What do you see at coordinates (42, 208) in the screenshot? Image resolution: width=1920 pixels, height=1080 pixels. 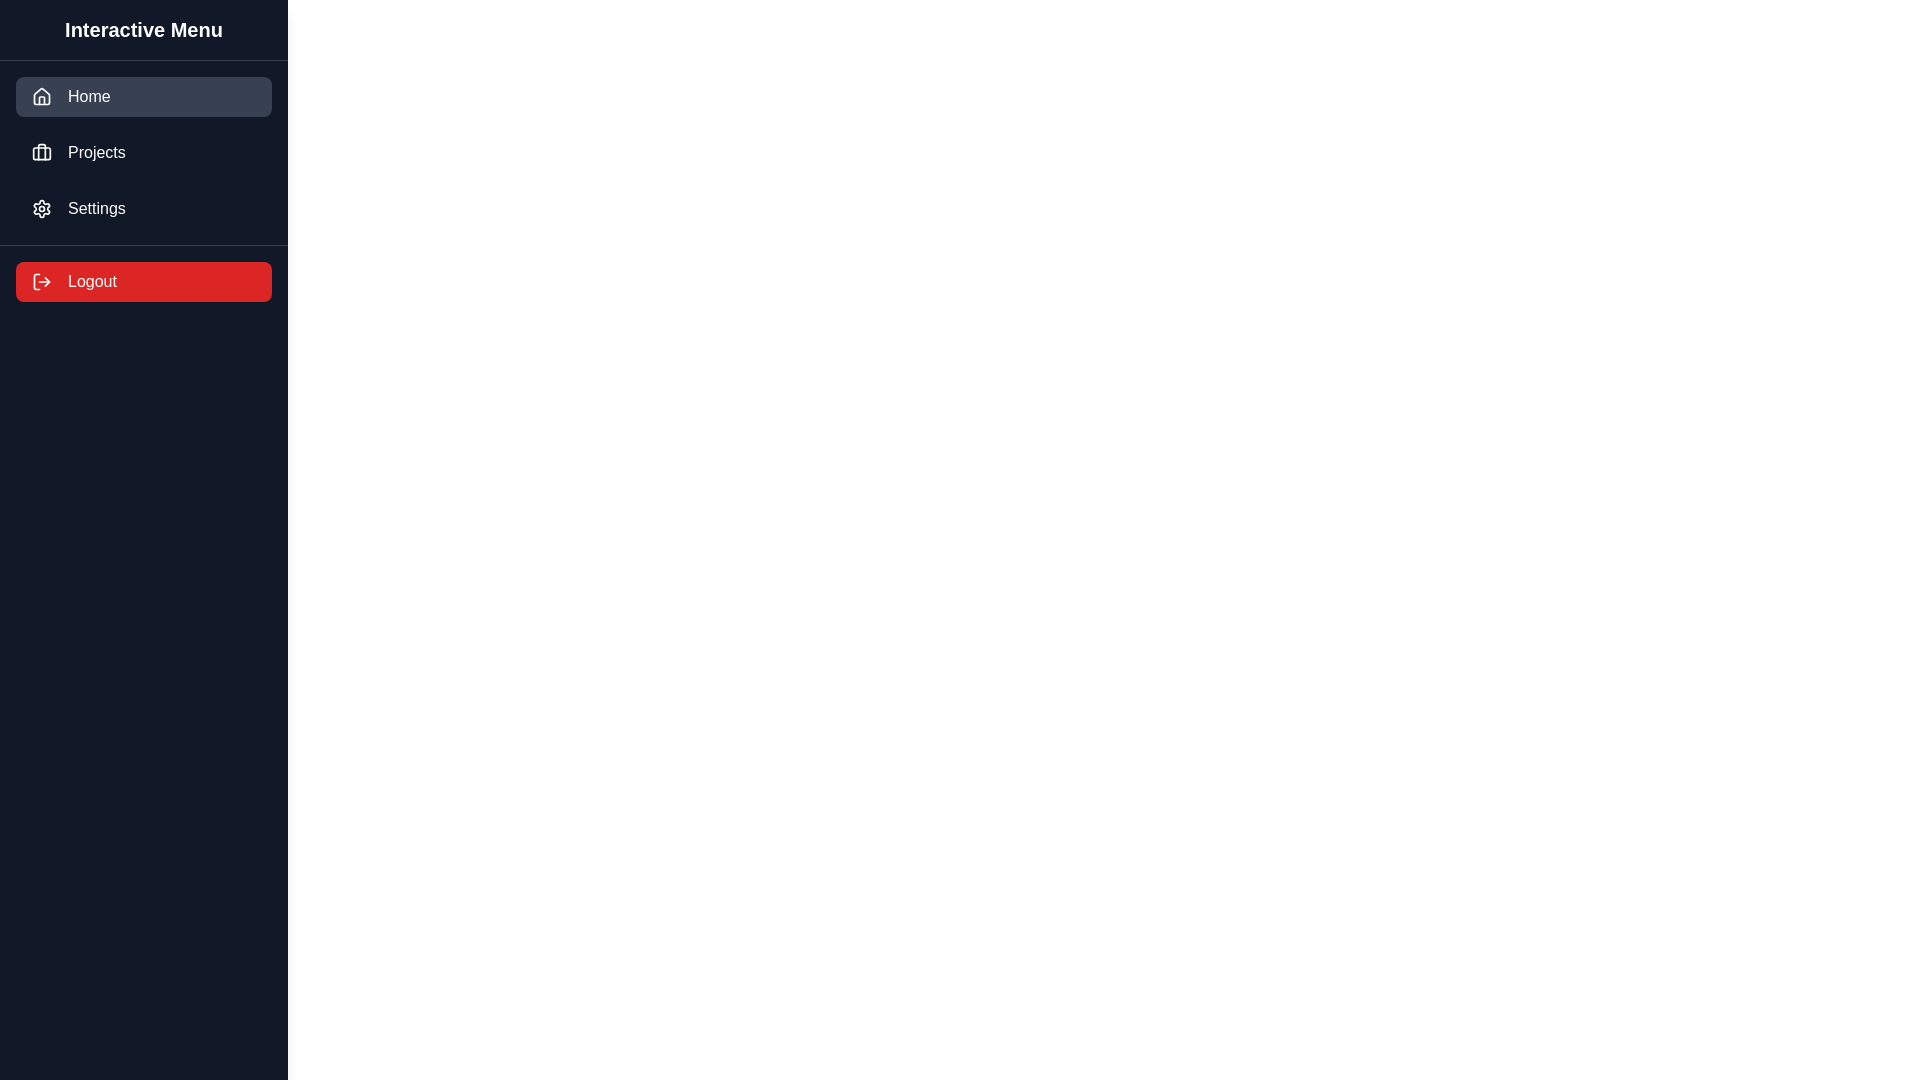 I see `the gear icon used to signify settings, which is located in the third row of the vertical menu to the left of the text 'Settings'` at bounding box center [42, 208].